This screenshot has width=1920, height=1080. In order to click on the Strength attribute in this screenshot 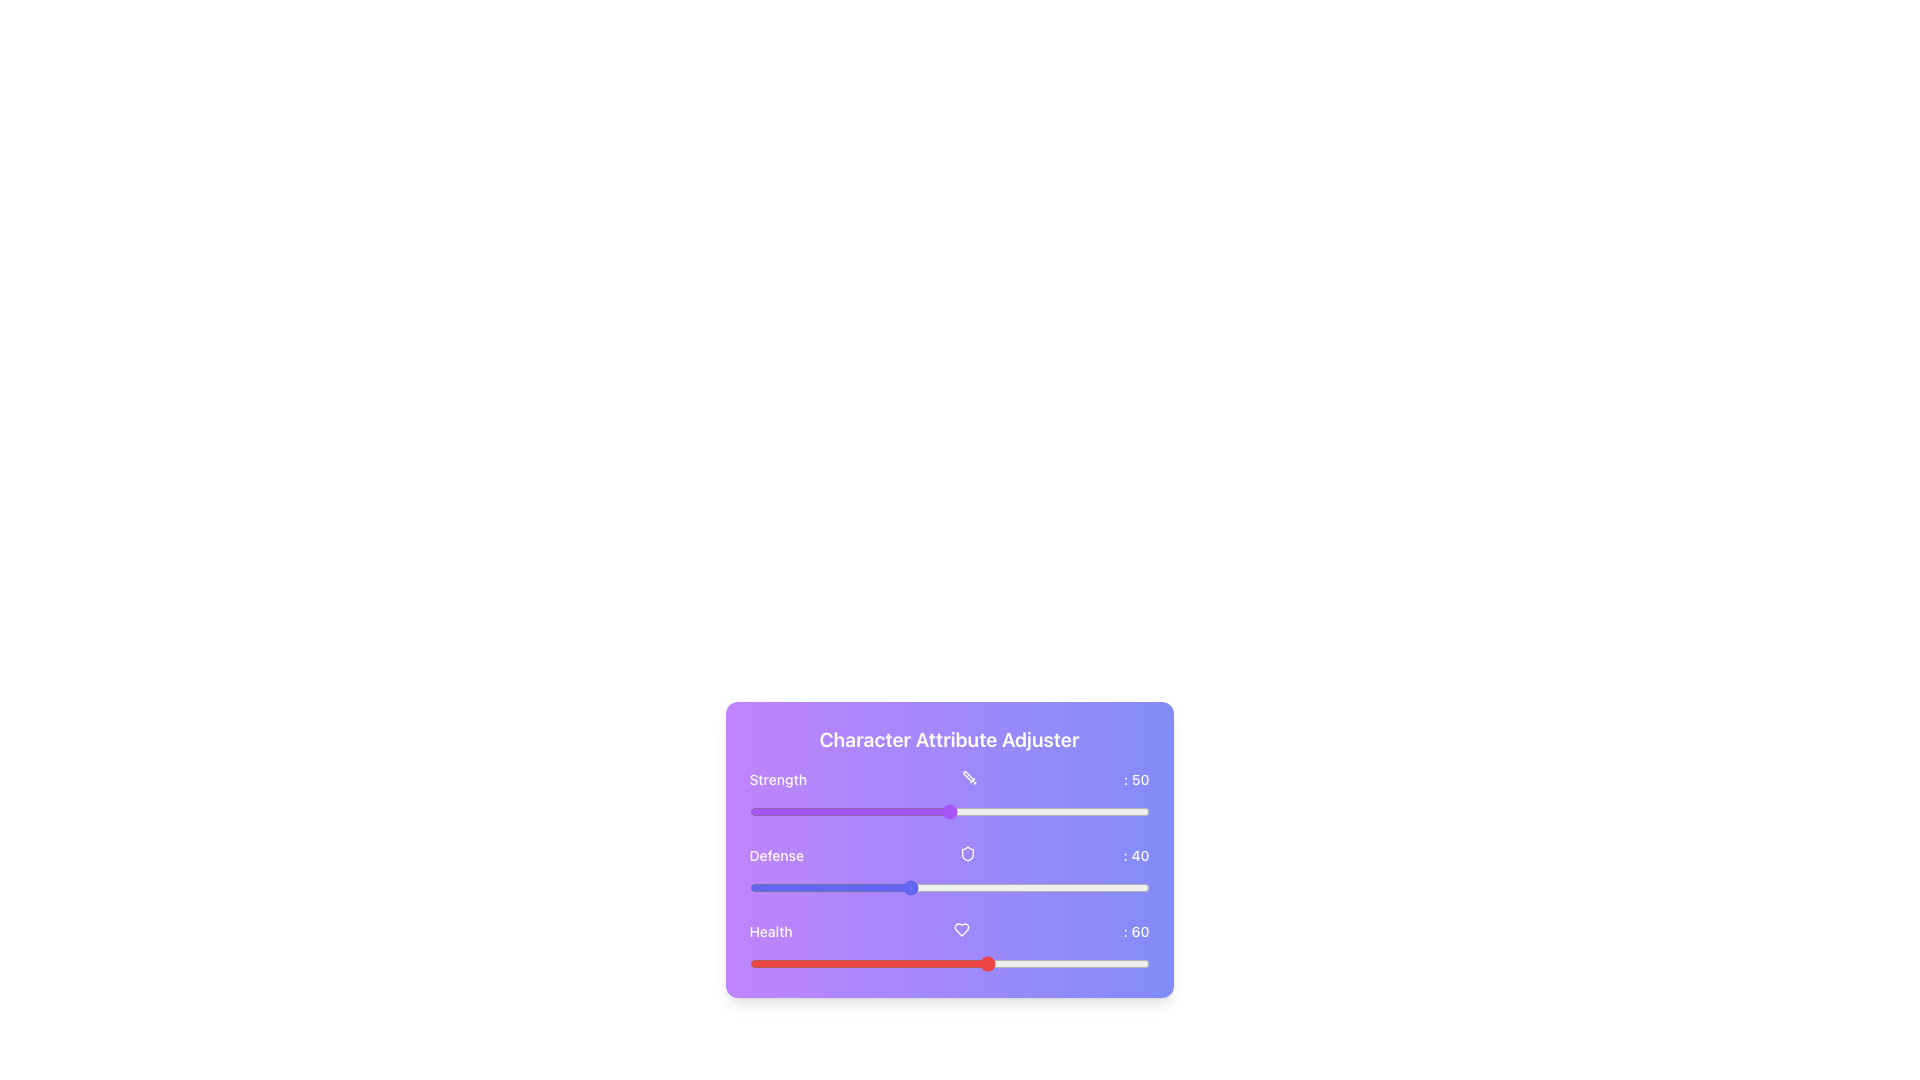, I will do `click(940, 812)`.